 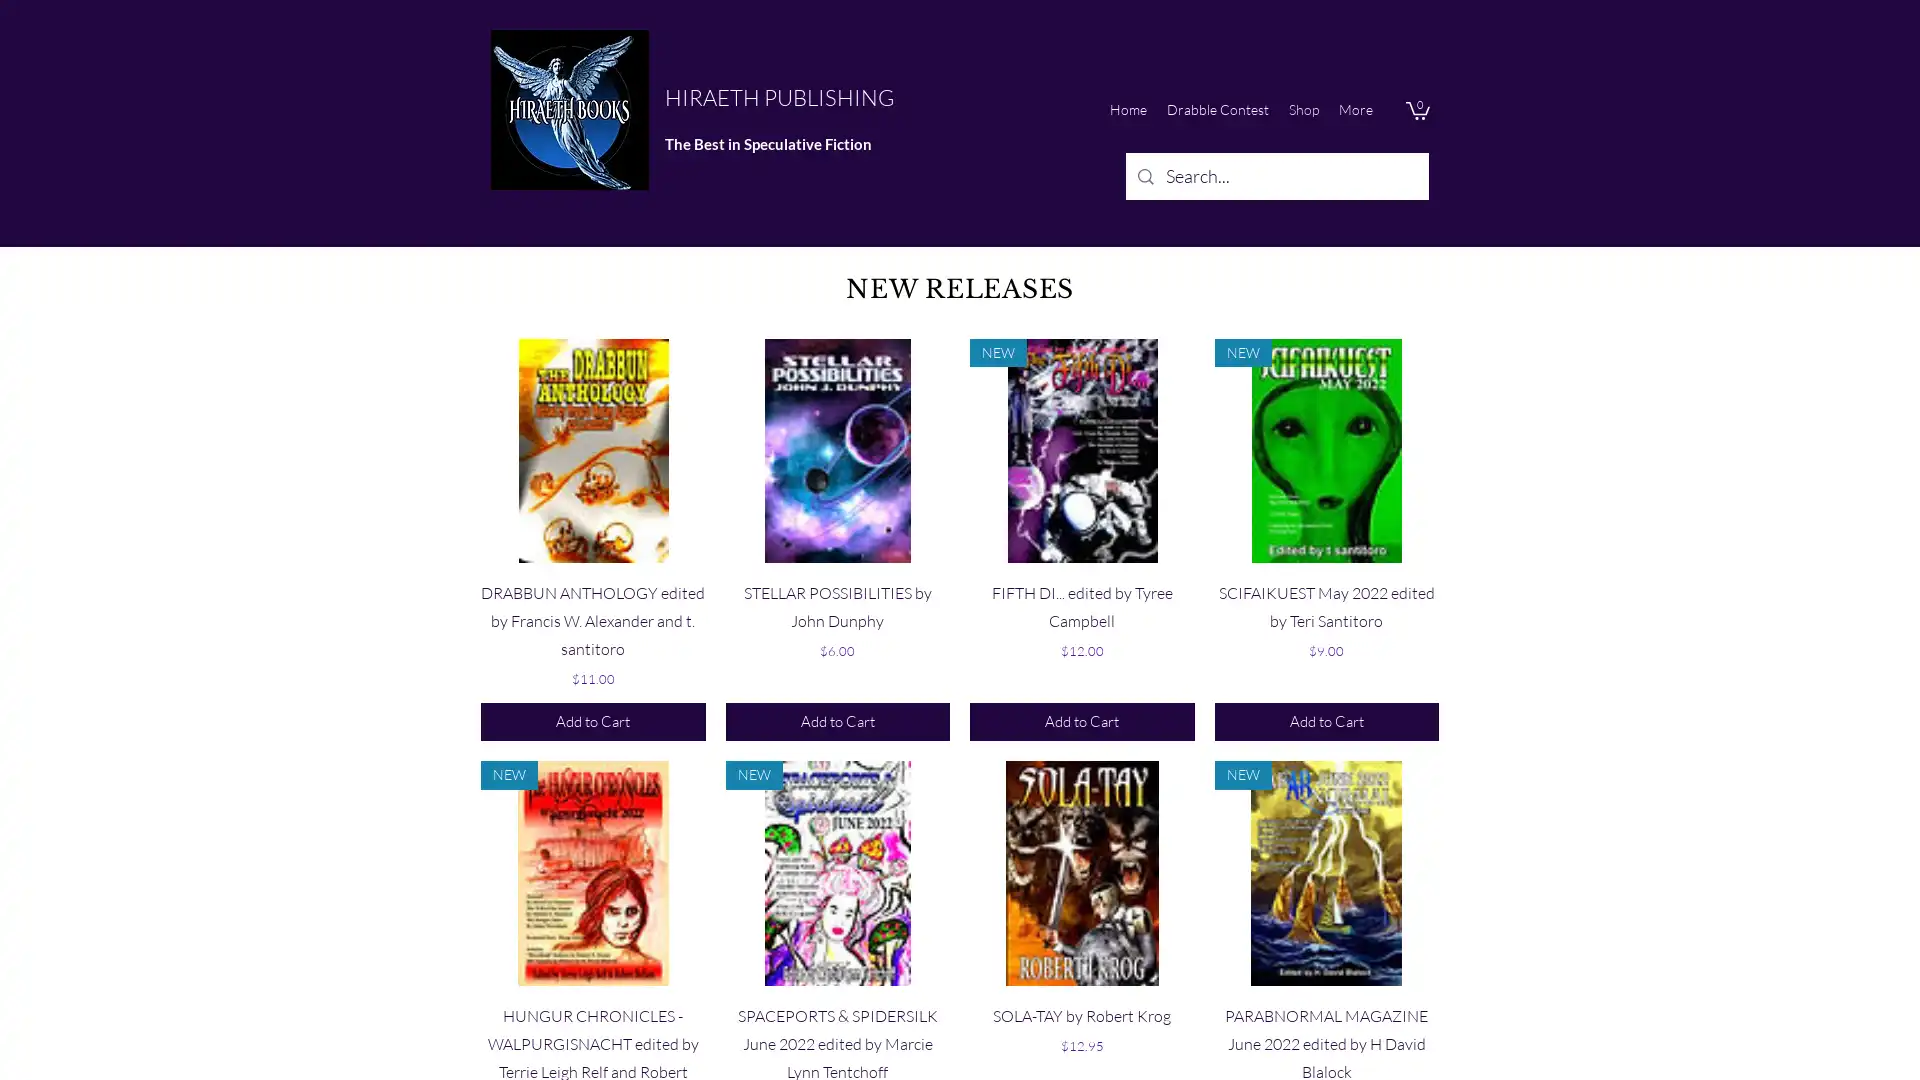 I want to click on Add to Cart, so click(x=592, y=721).